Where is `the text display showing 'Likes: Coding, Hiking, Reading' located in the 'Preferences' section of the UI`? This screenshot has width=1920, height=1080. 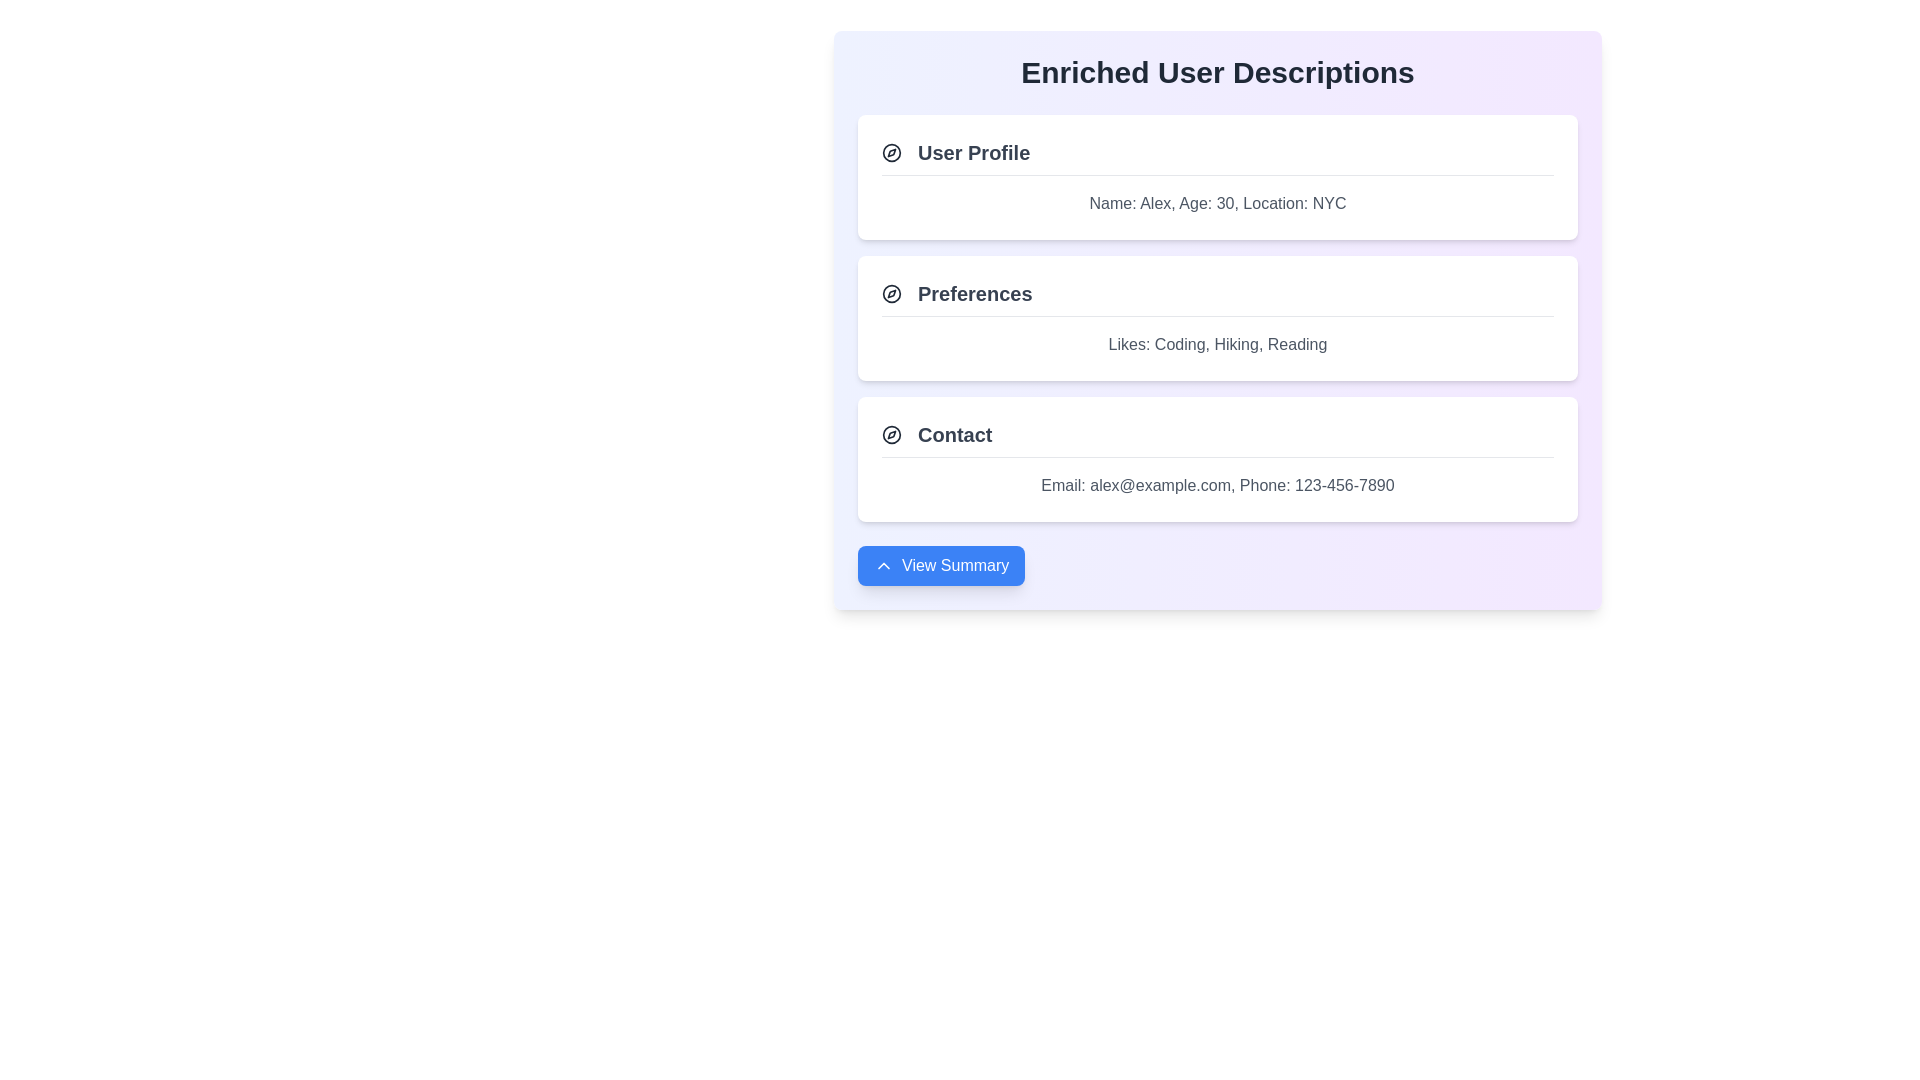
the text display showing 'Likes: Coding, Hiking, Reading' located in the 'Preferences' section of the UI is located at coordinates (1217, 335).